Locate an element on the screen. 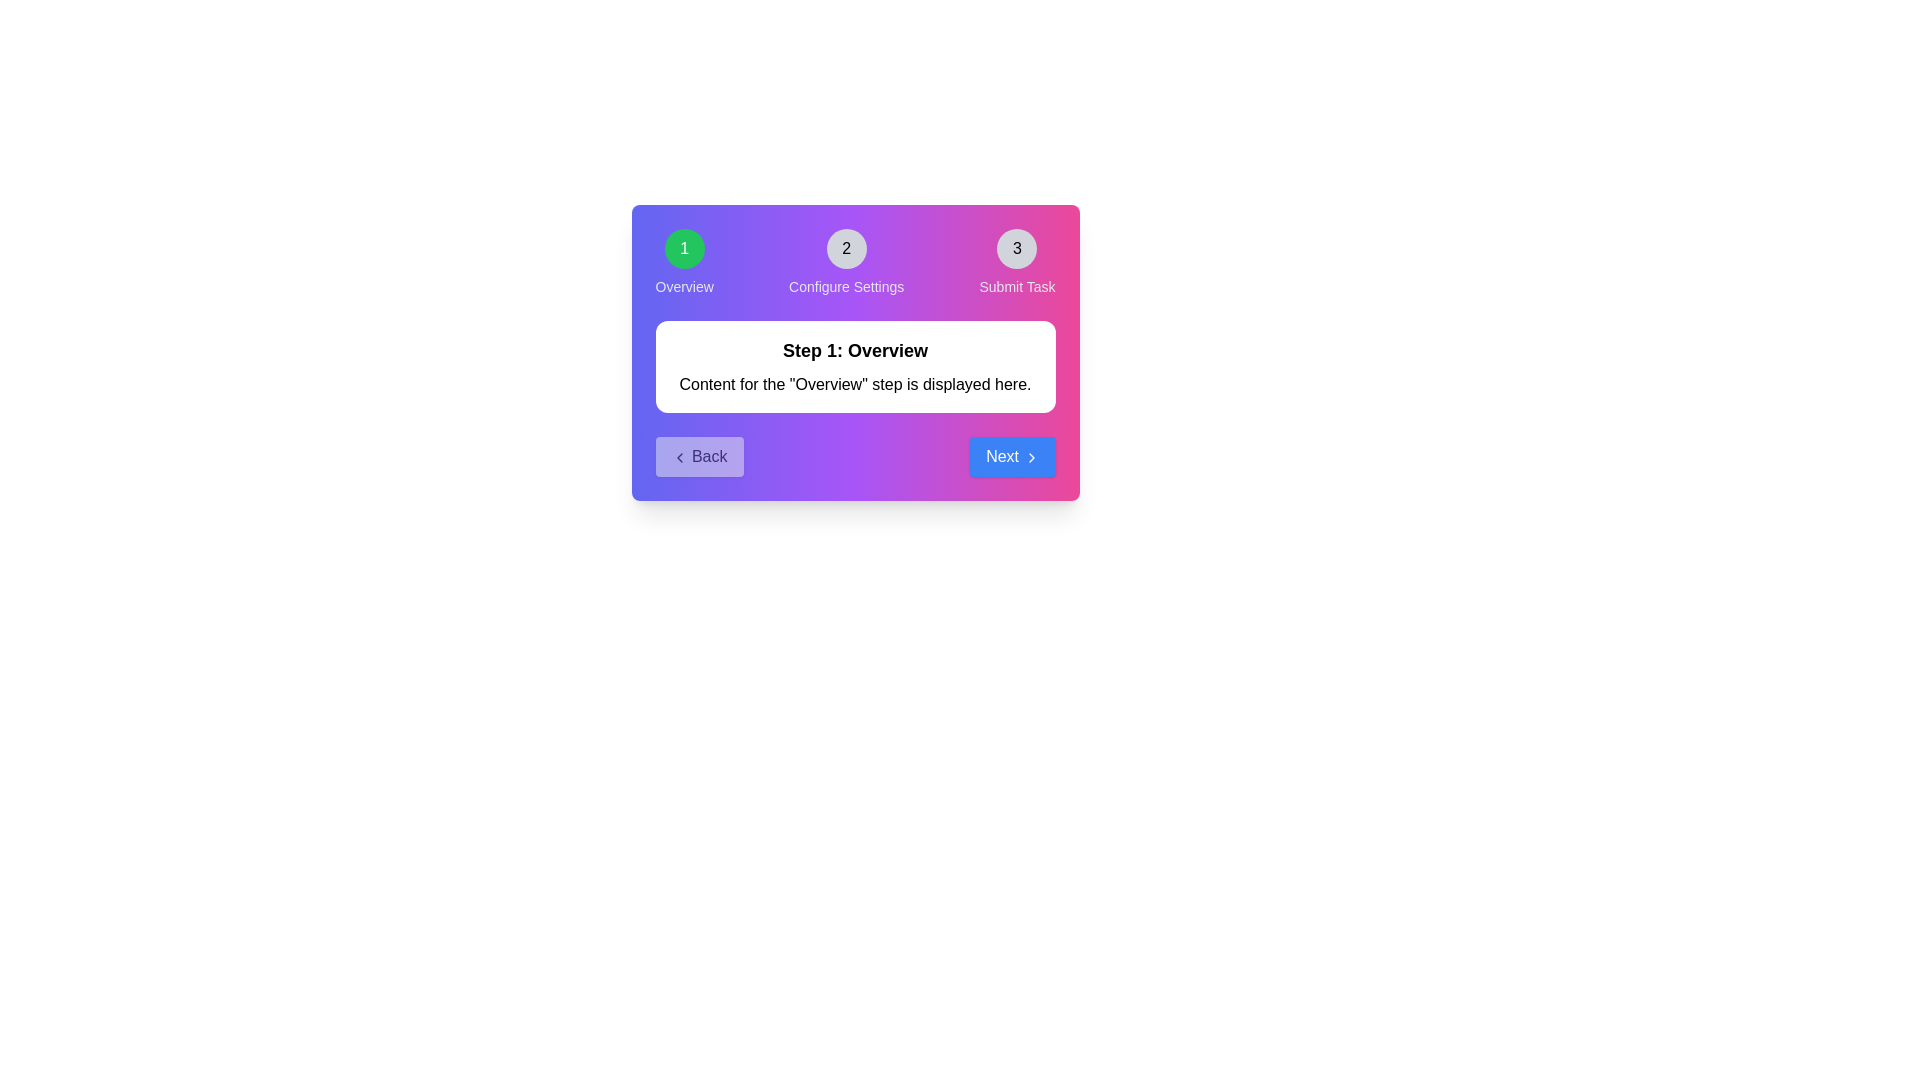 This screenshot has width=1920, height=1080. the Back button to navigate the stepper is located at coordinates (699, 456).